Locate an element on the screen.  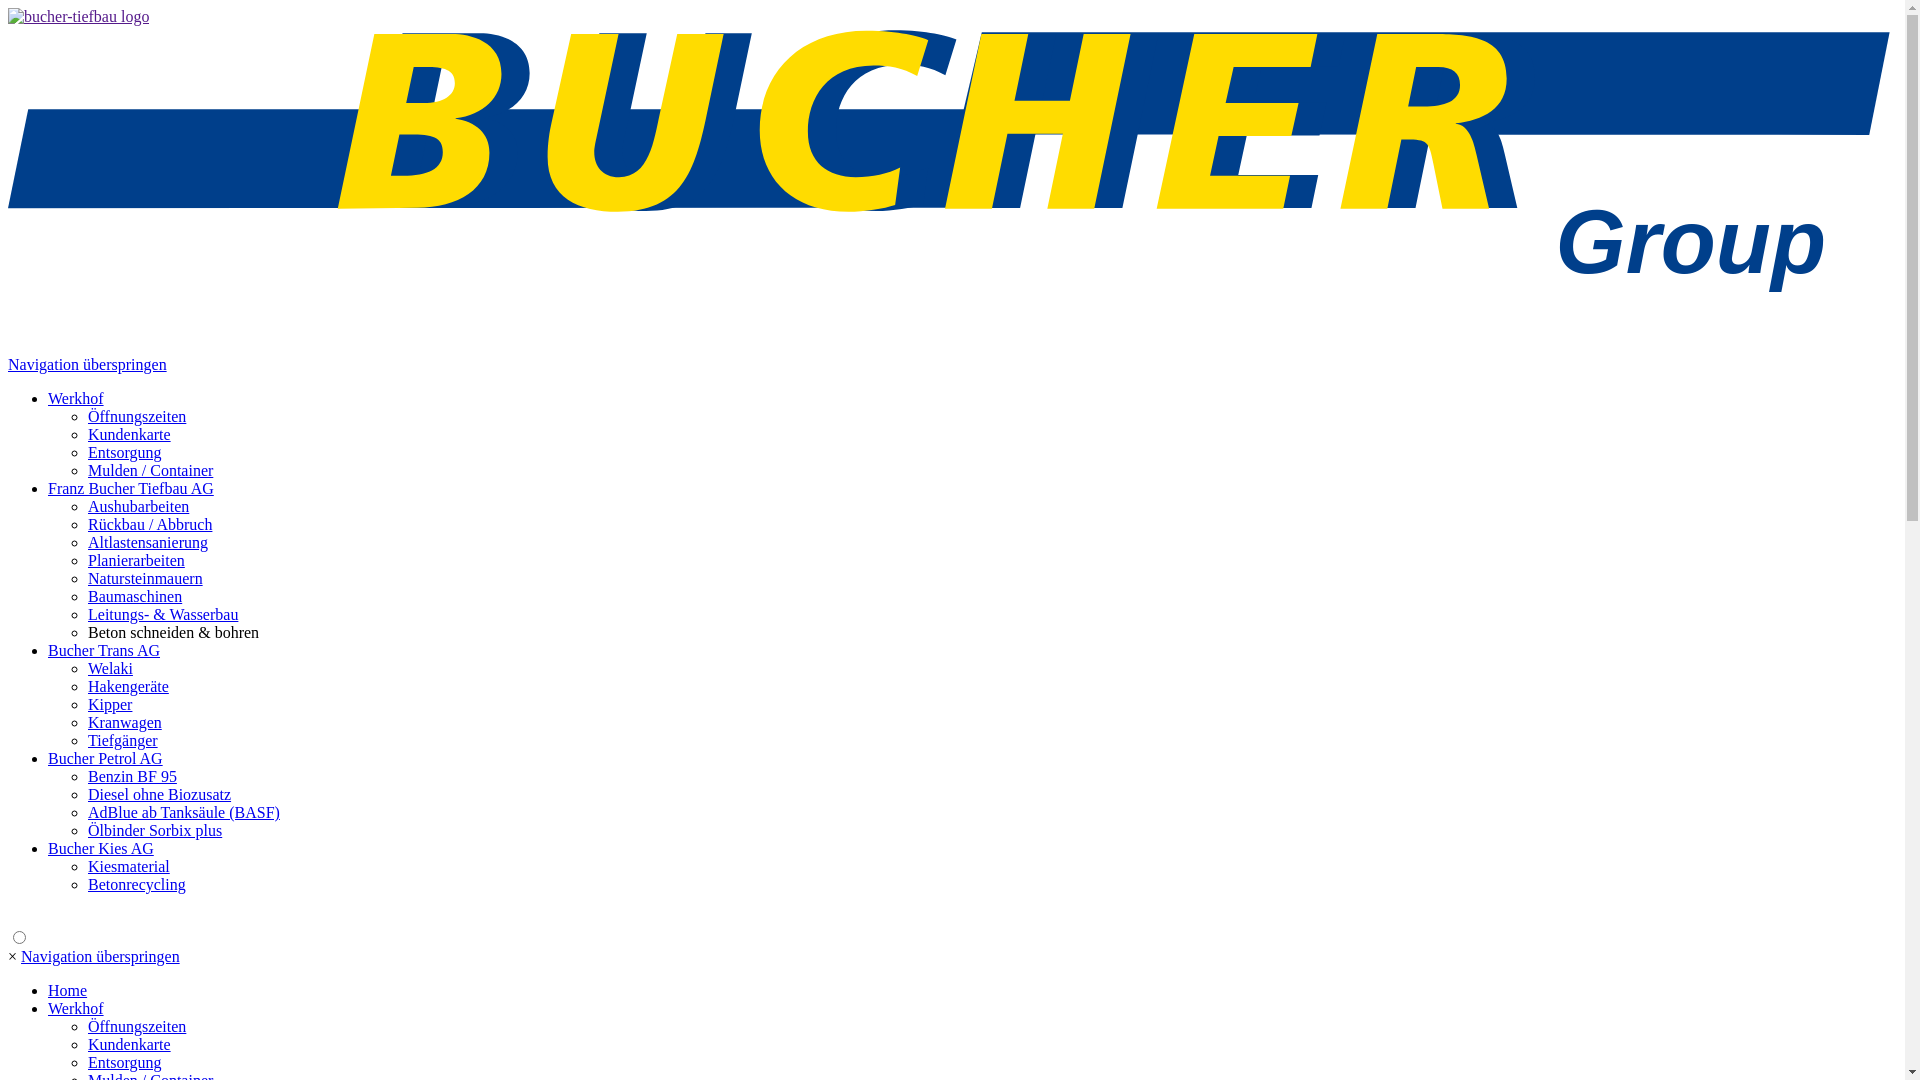
'Welaki' is located at coordinates (86, 668).